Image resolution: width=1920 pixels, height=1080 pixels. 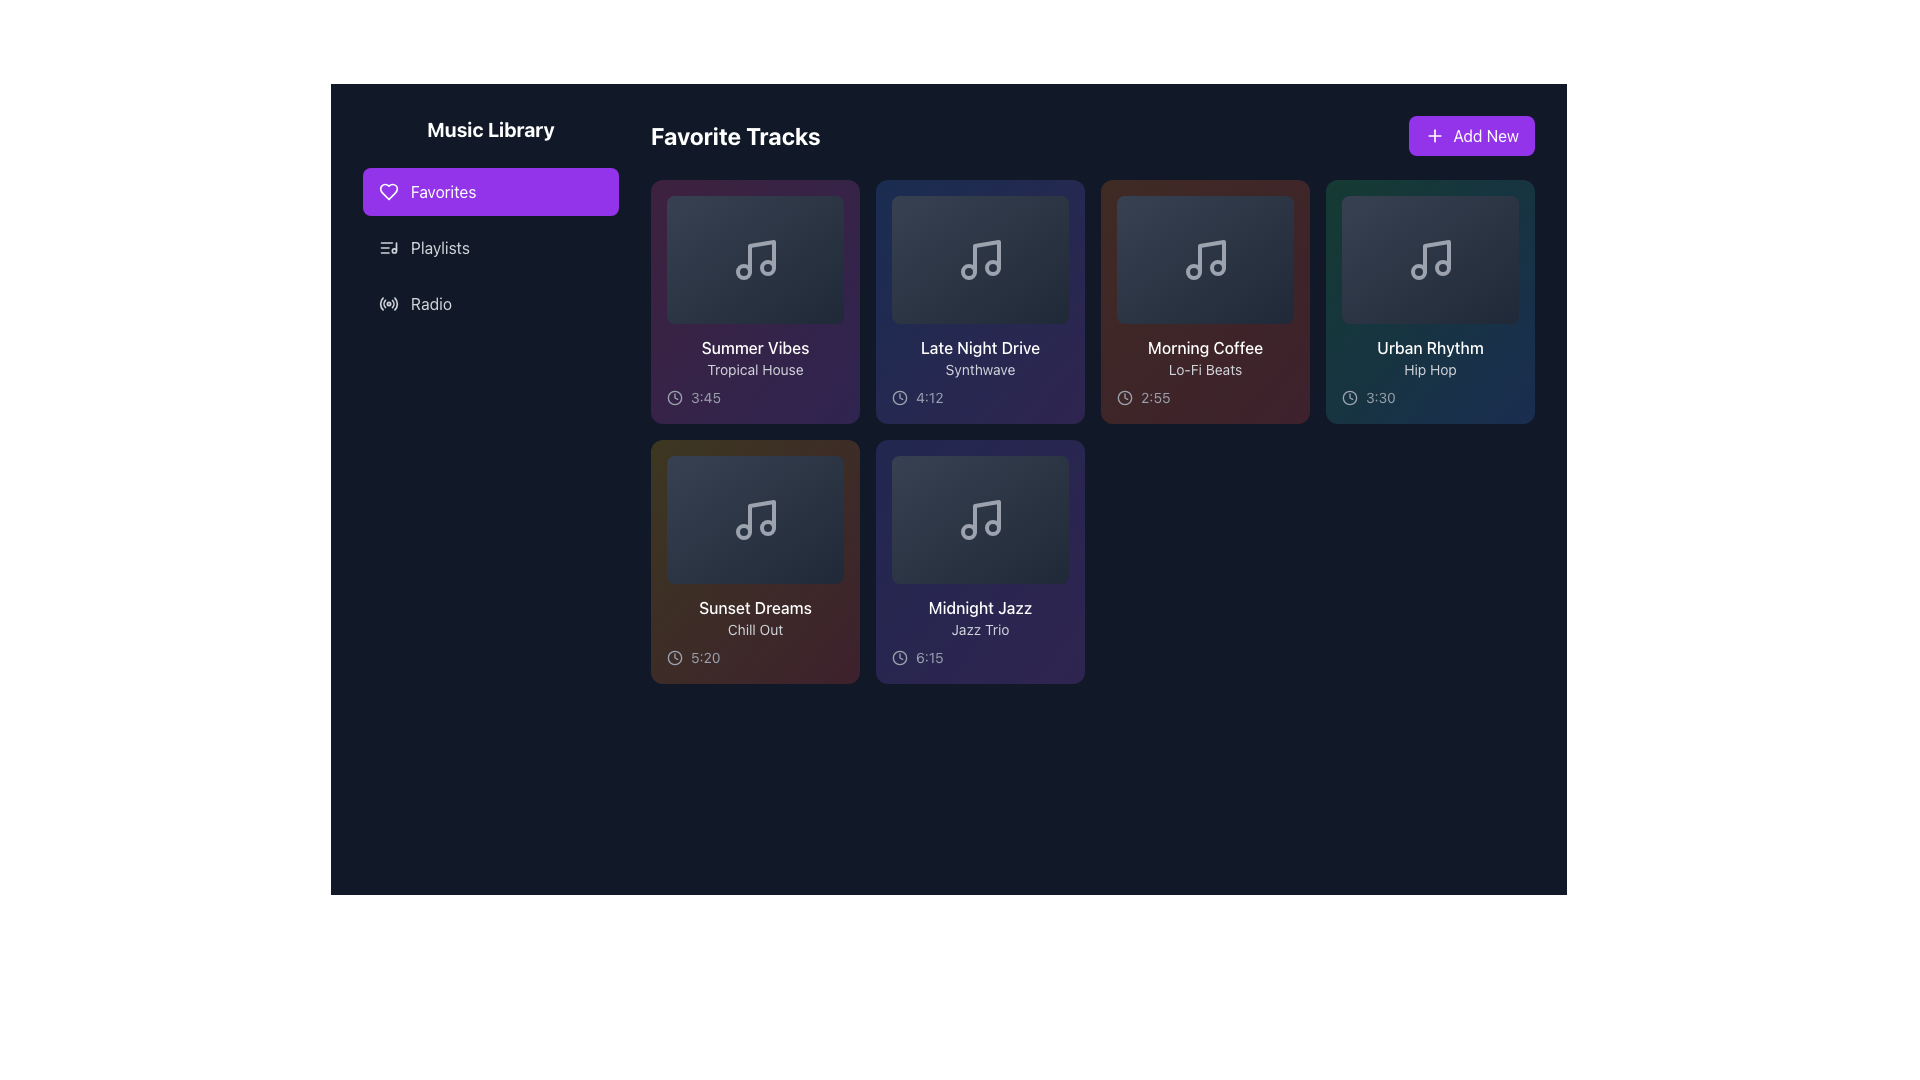 What do you see at coordinates (766, 266) in the screenshot?
I see `the small circular graphic feature within the upper-right section of the music note icon` at bounding box center [766, 266].